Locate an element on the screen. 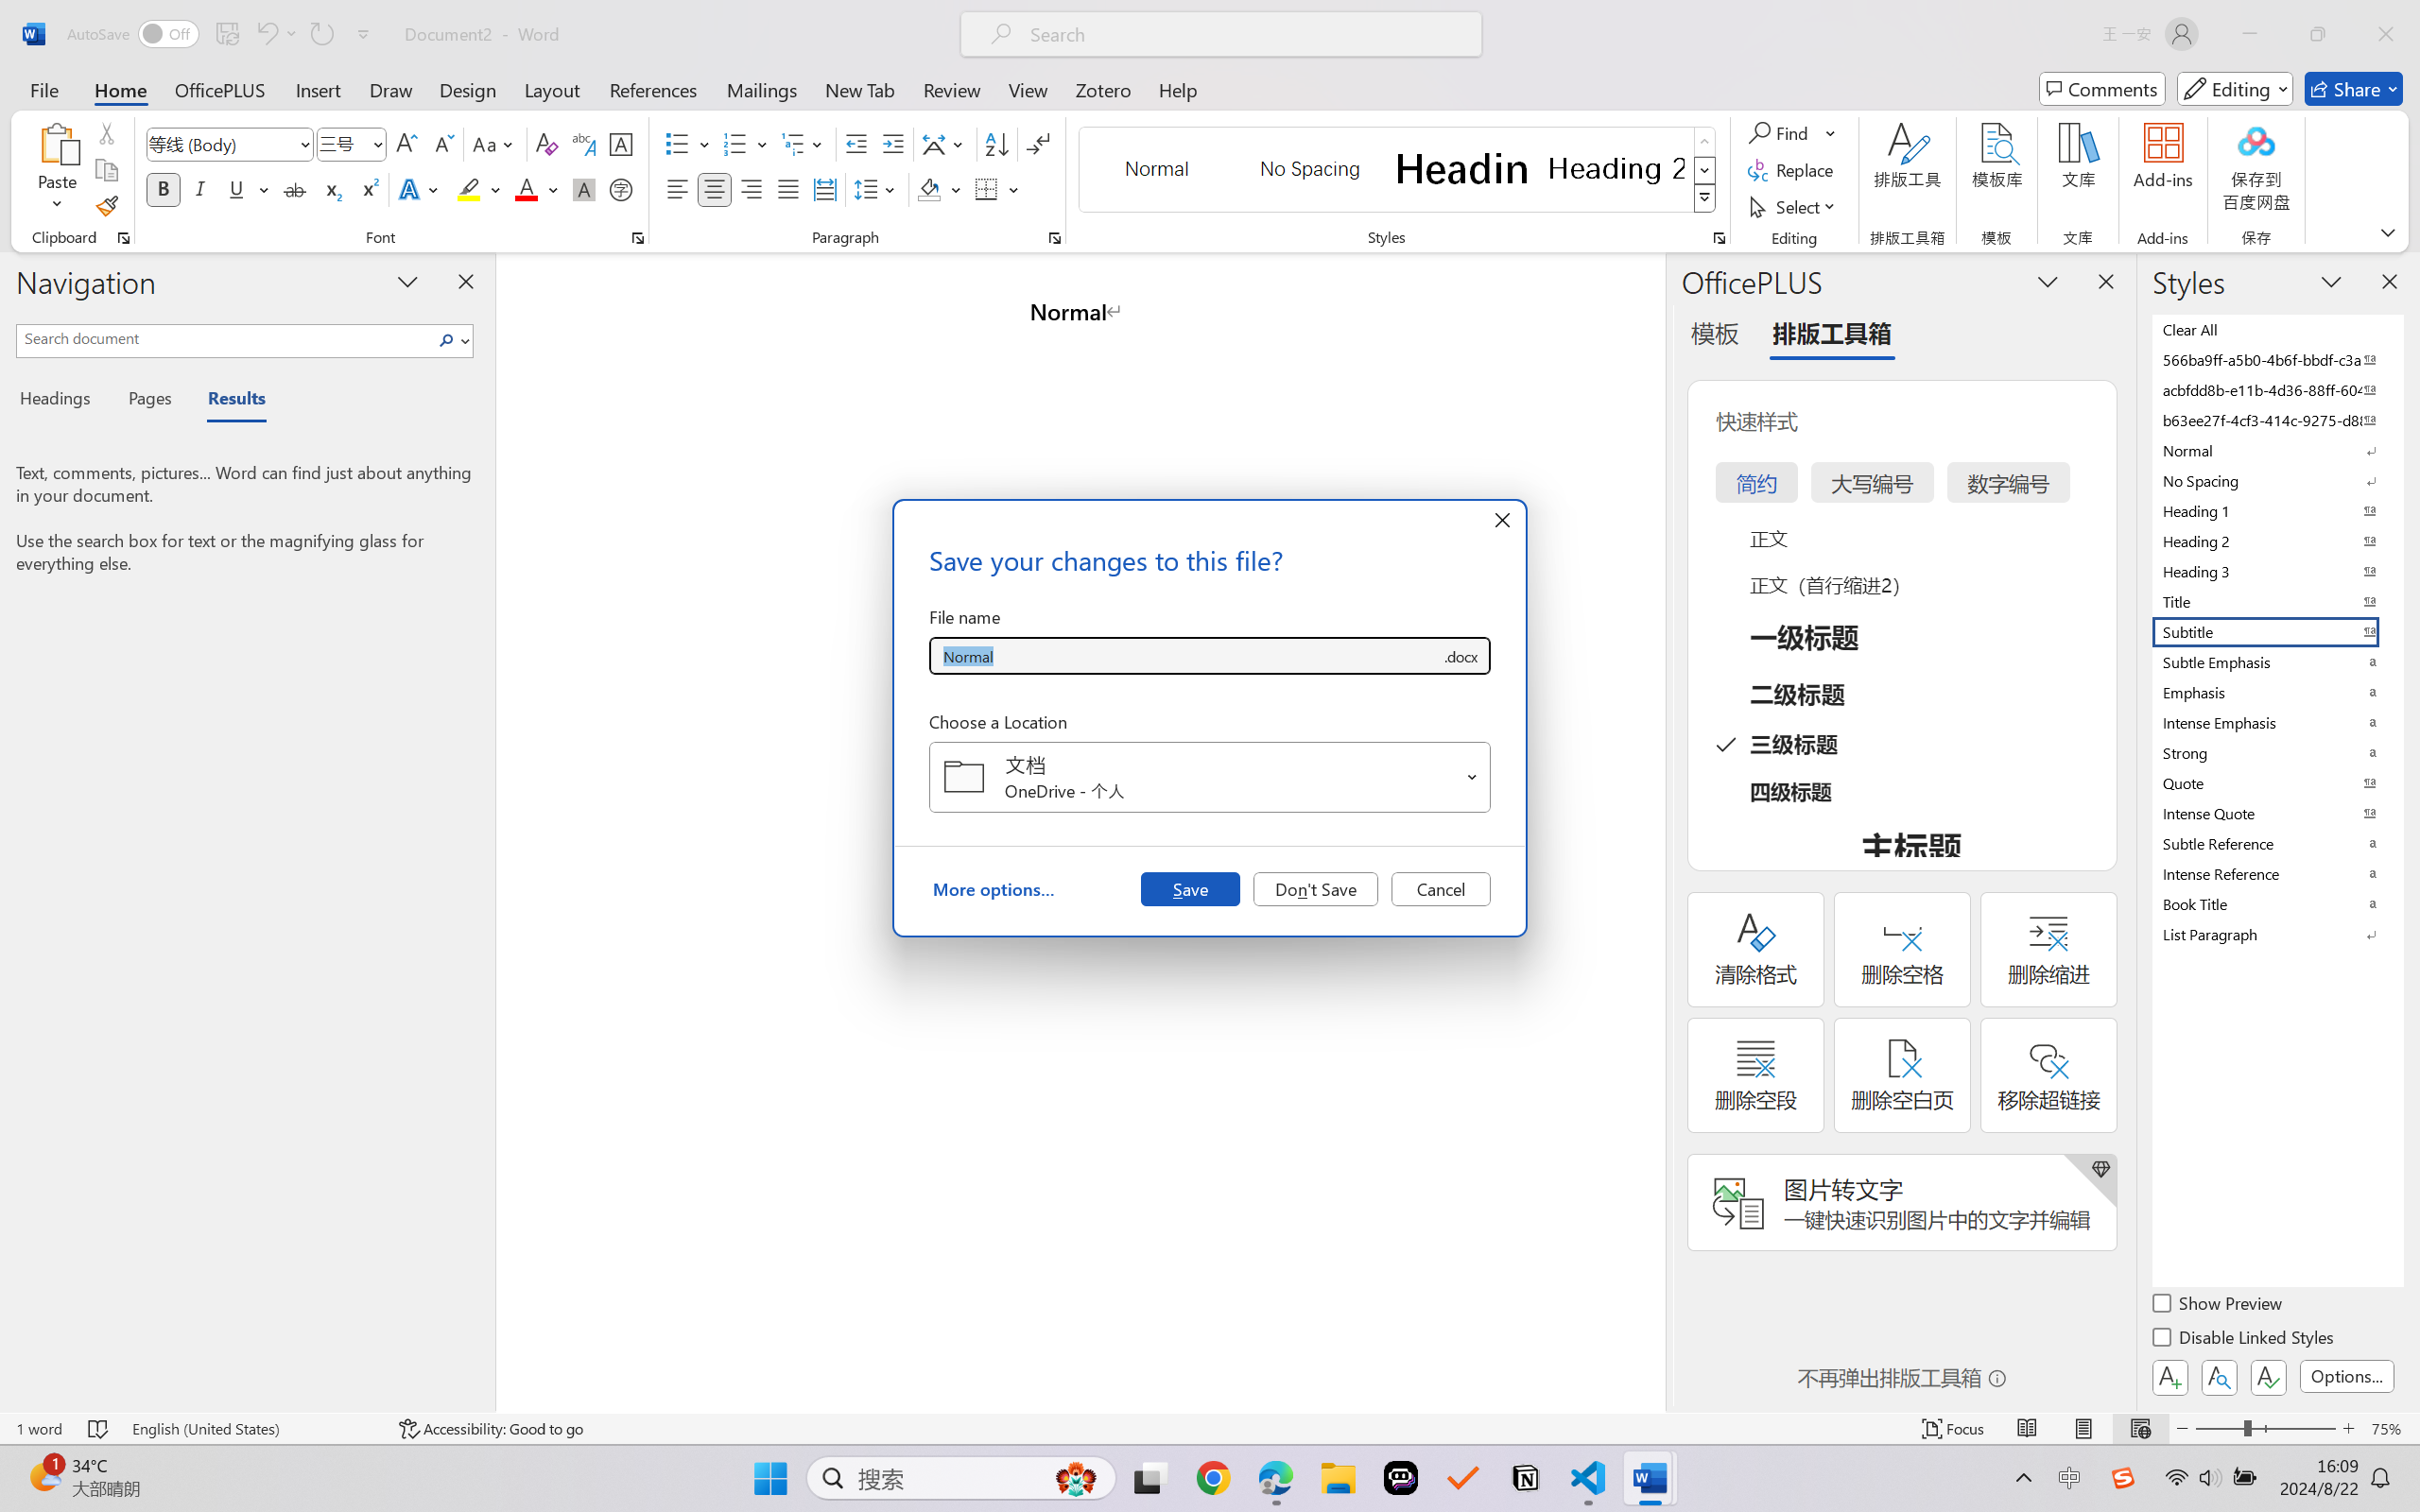  'Accessibility Checker Accessibility: Good to go' is located at coordinates (491, 1428).